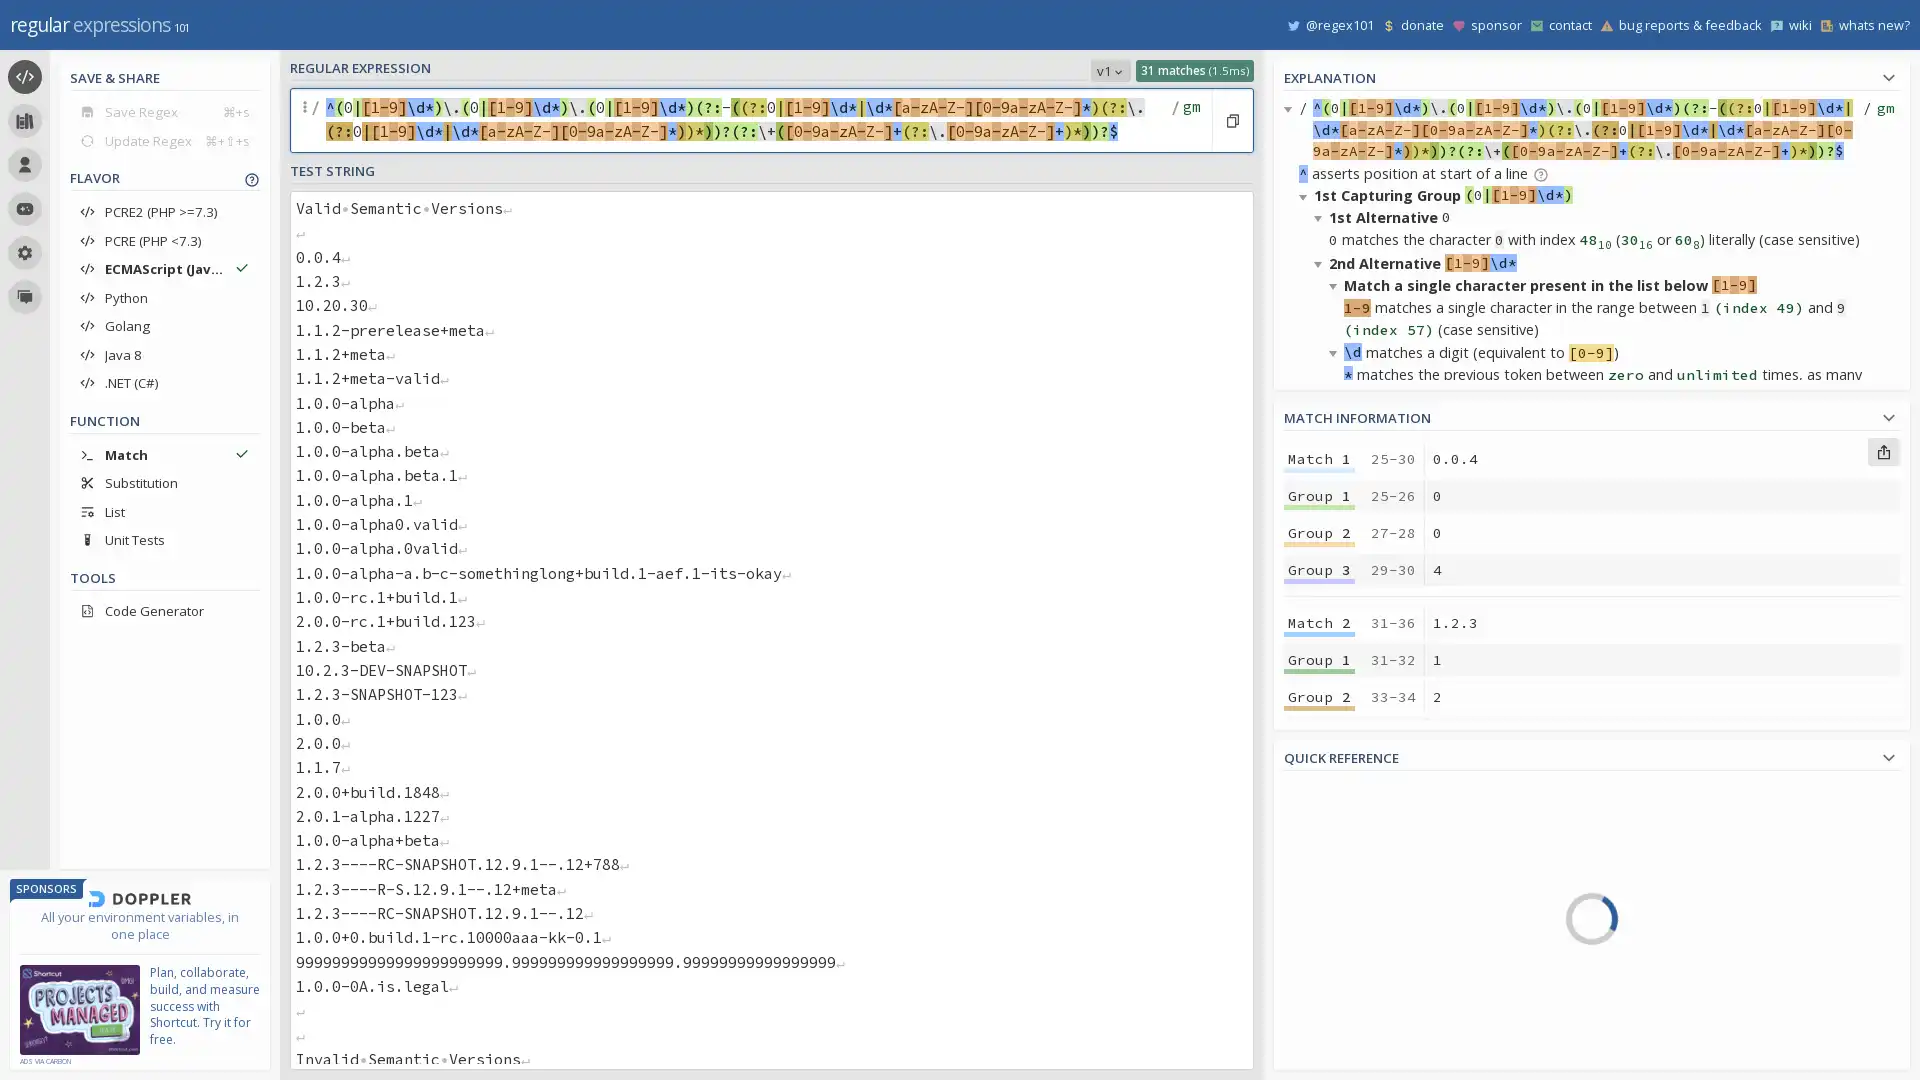 This screenshot has height=1080, width=1920. I want to click on EXPLANATION, so click(1591, 74).